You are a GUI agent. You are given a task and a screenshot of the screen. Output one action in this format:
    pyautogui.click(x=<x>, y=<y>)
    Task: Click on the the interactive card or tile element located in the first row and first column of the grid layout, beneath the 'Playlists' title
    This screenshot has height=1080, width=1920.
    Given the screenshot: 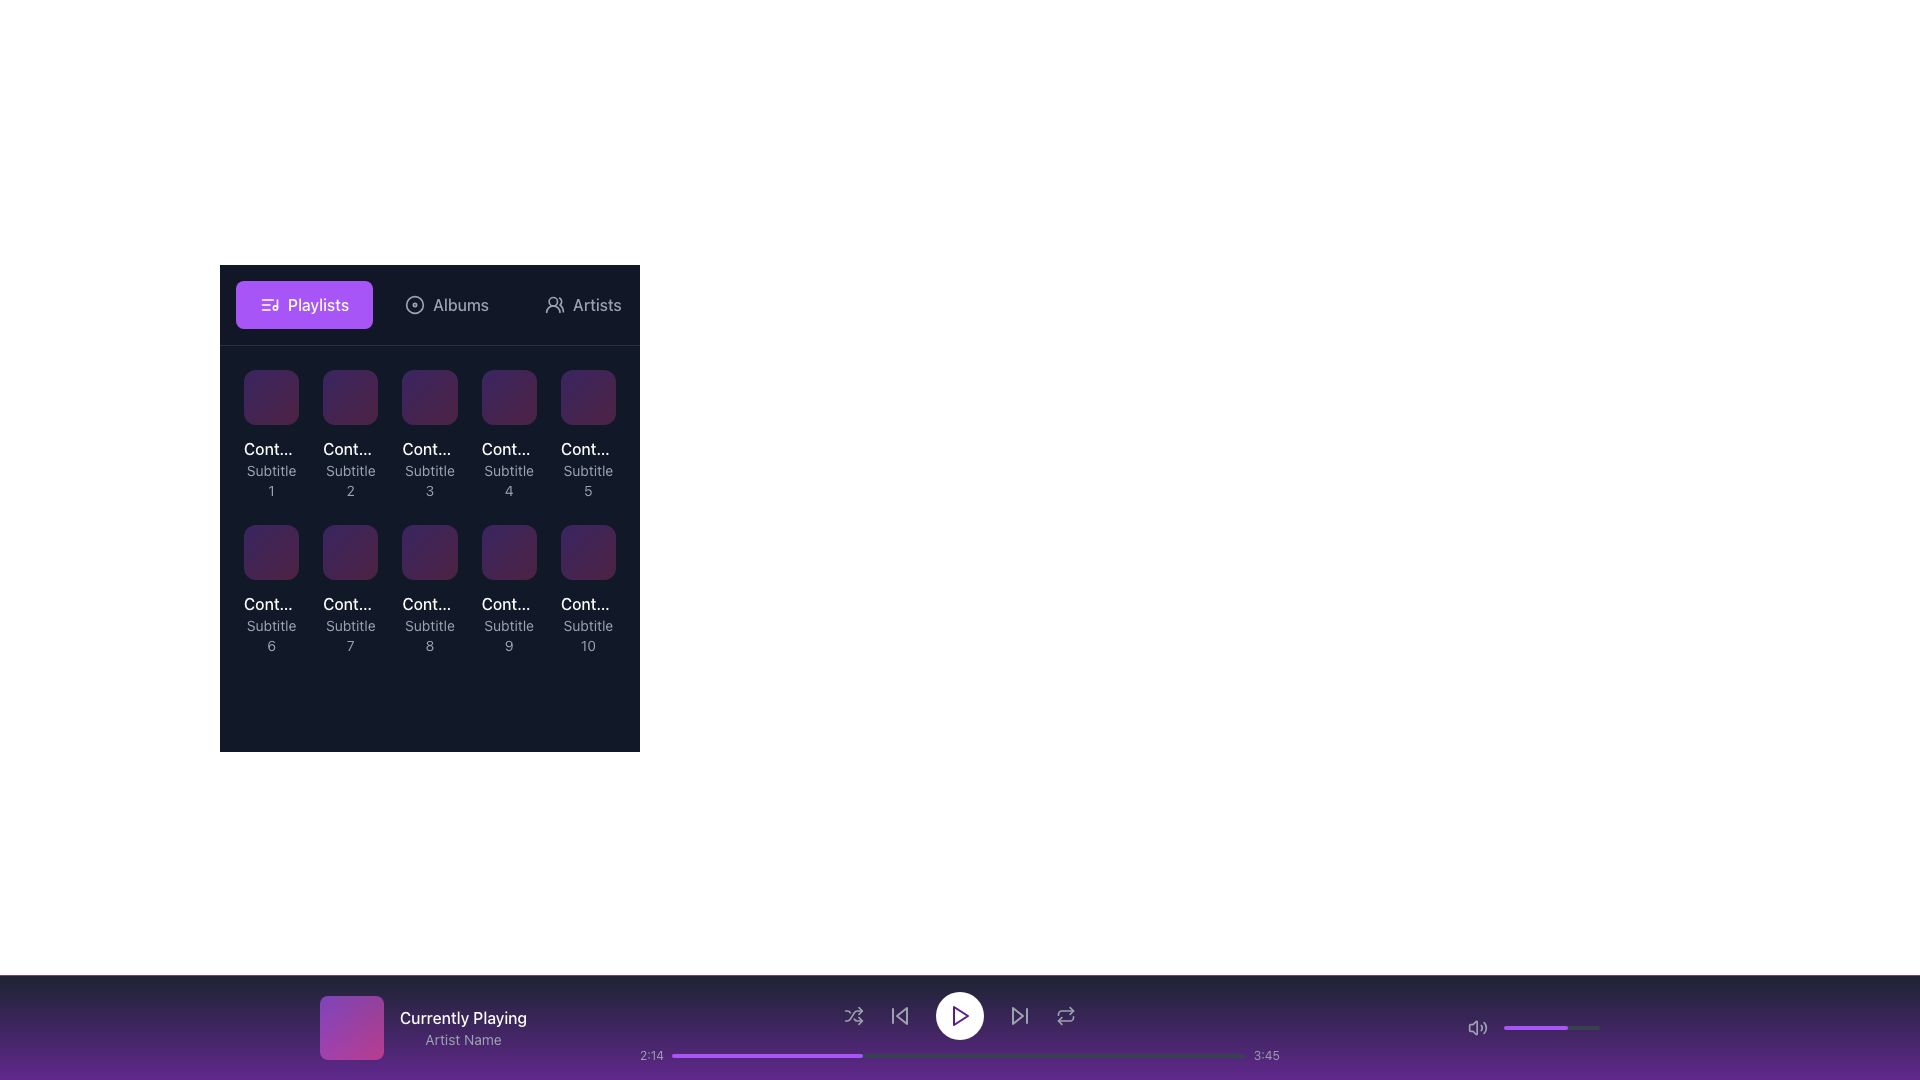 What is the action you would take?
    pyautogui.click(x=270, y=397)
    